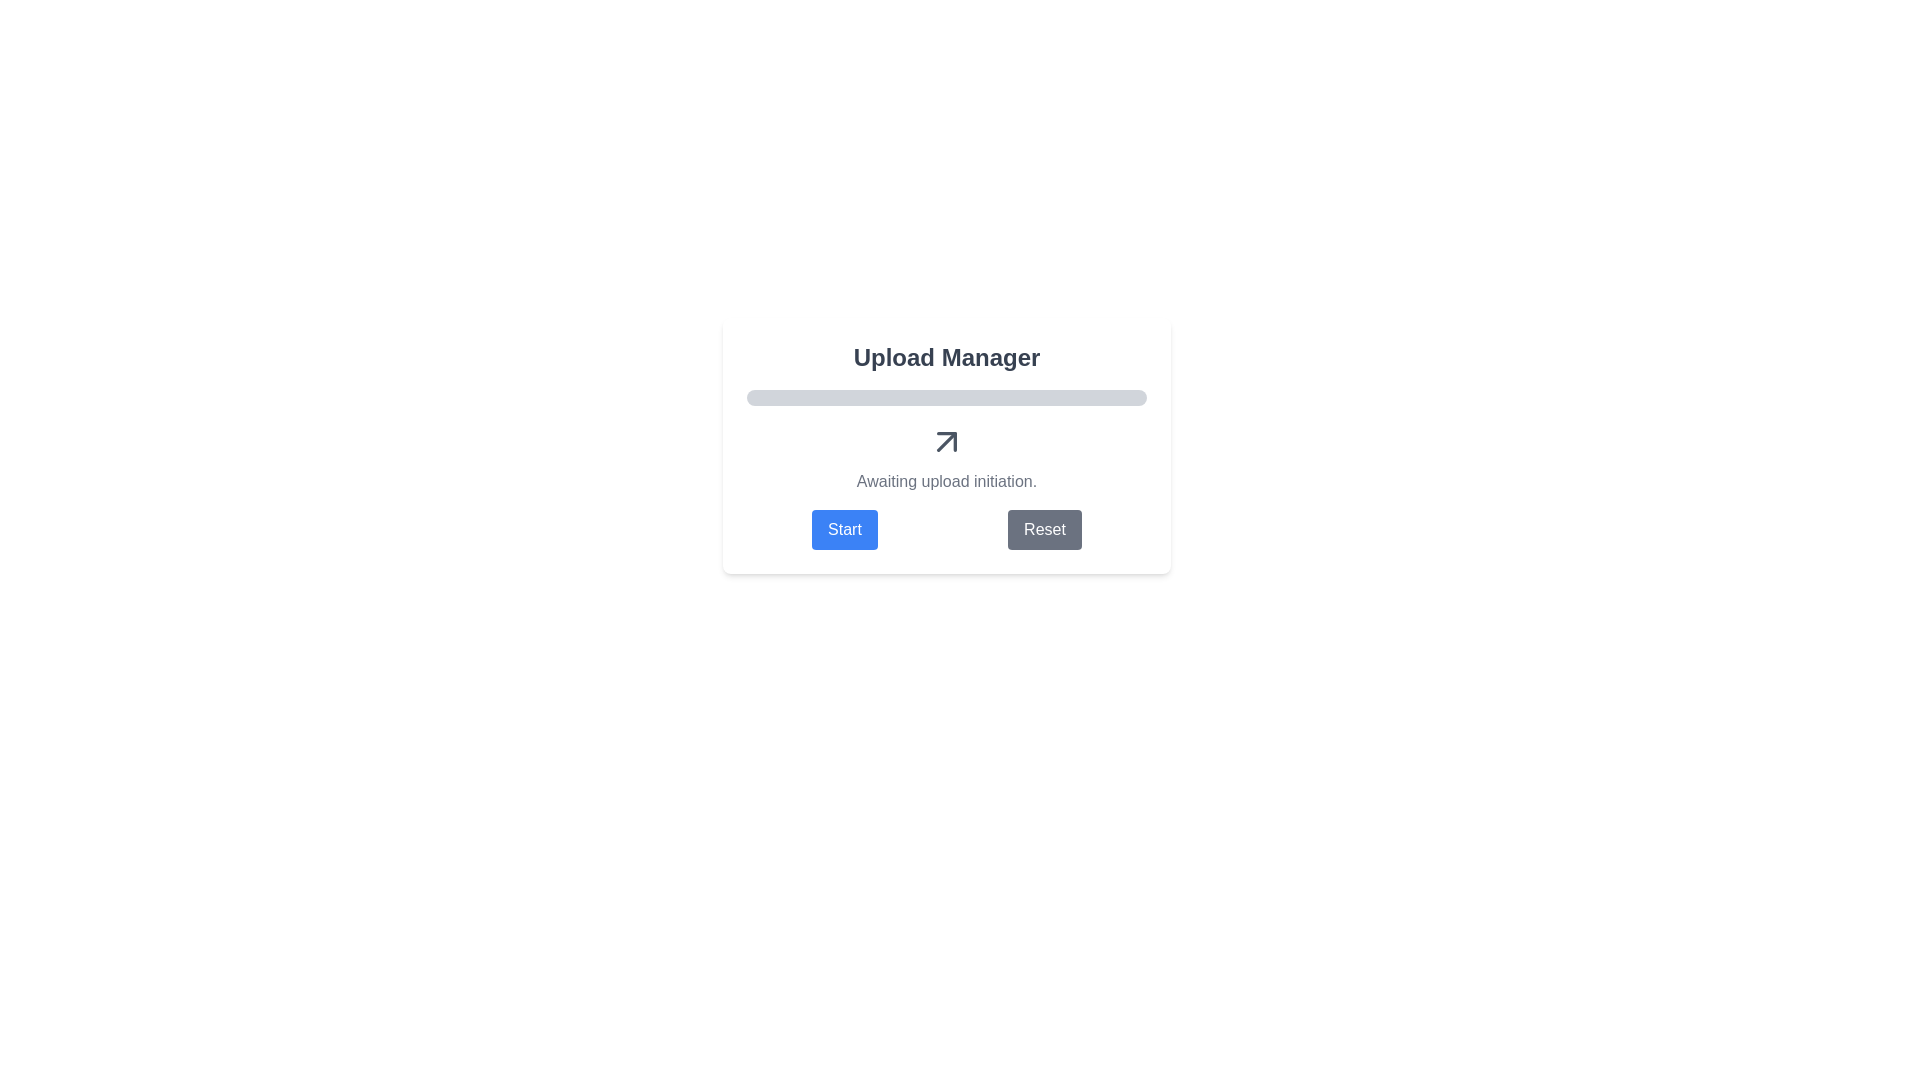 Image resolution: width=1920 pixels, height=1080 pixels. I want to click on the horizontal progress bar located beneath the 'Upload Manager' header, which has a gray background and a blue dynamic segment, so click(945, 397).